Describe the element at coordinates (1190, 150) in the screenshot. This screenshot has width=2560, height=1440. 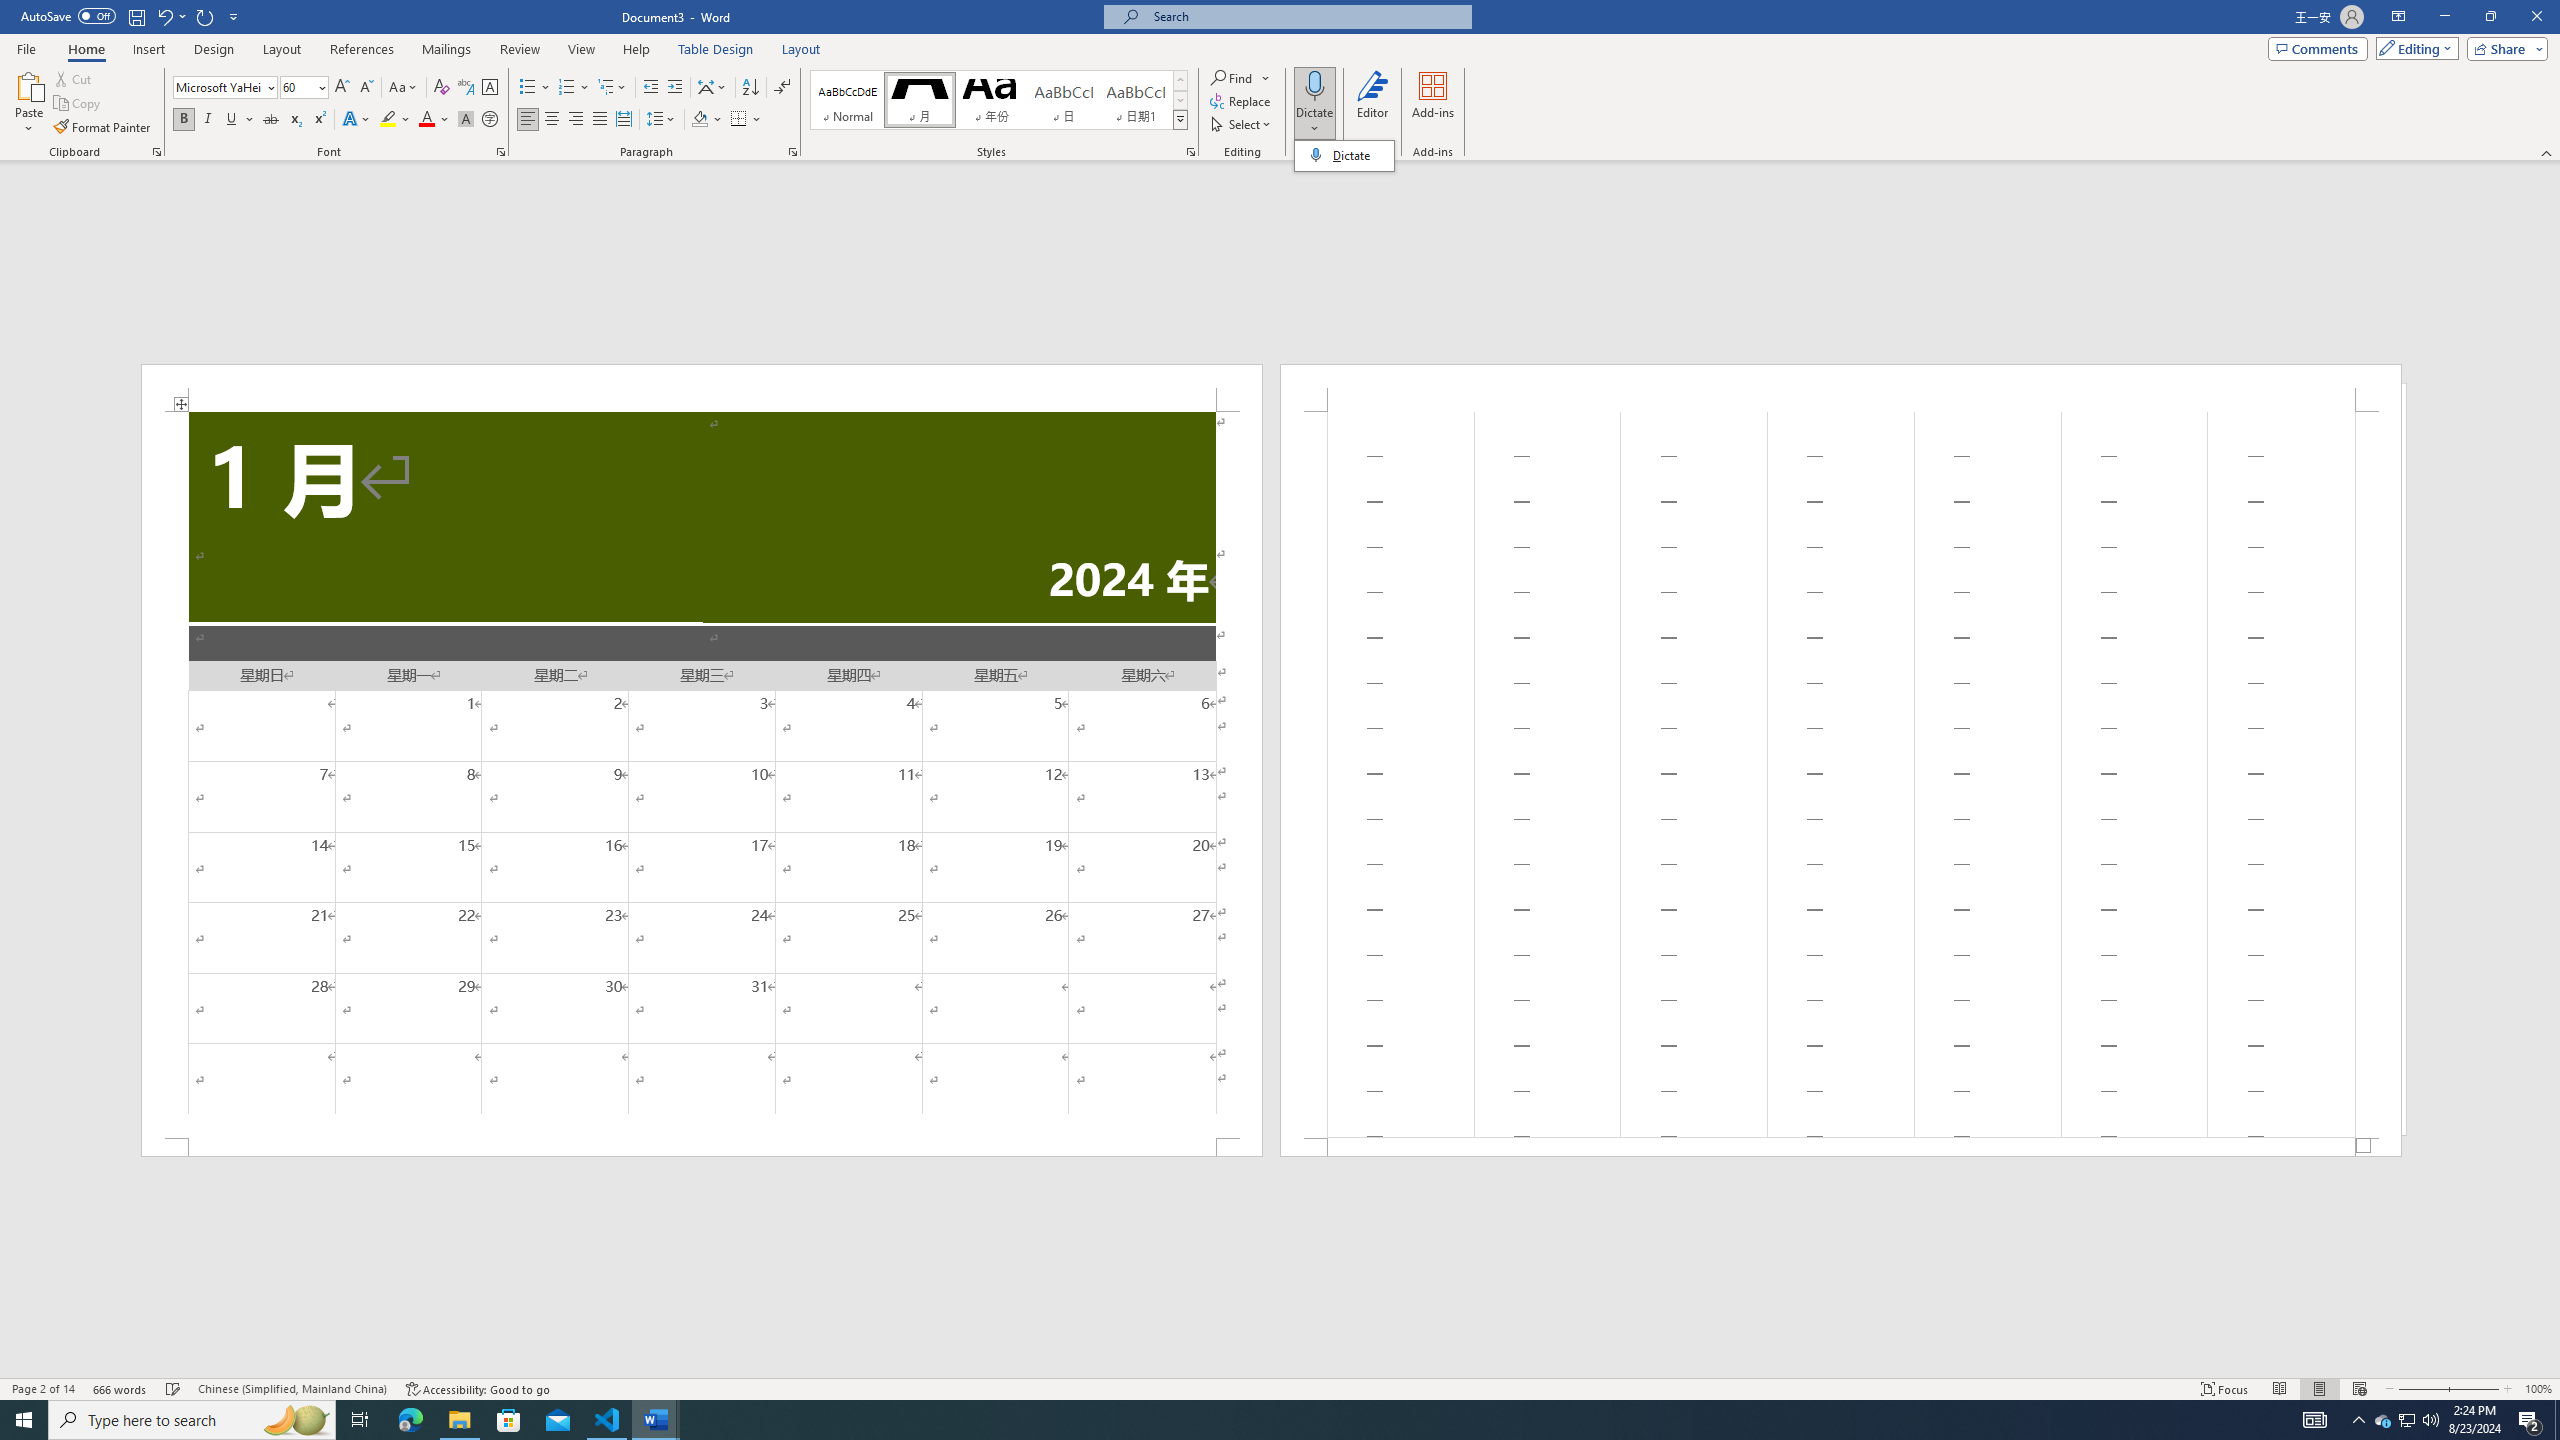
I see `'Styles...'` at that location.